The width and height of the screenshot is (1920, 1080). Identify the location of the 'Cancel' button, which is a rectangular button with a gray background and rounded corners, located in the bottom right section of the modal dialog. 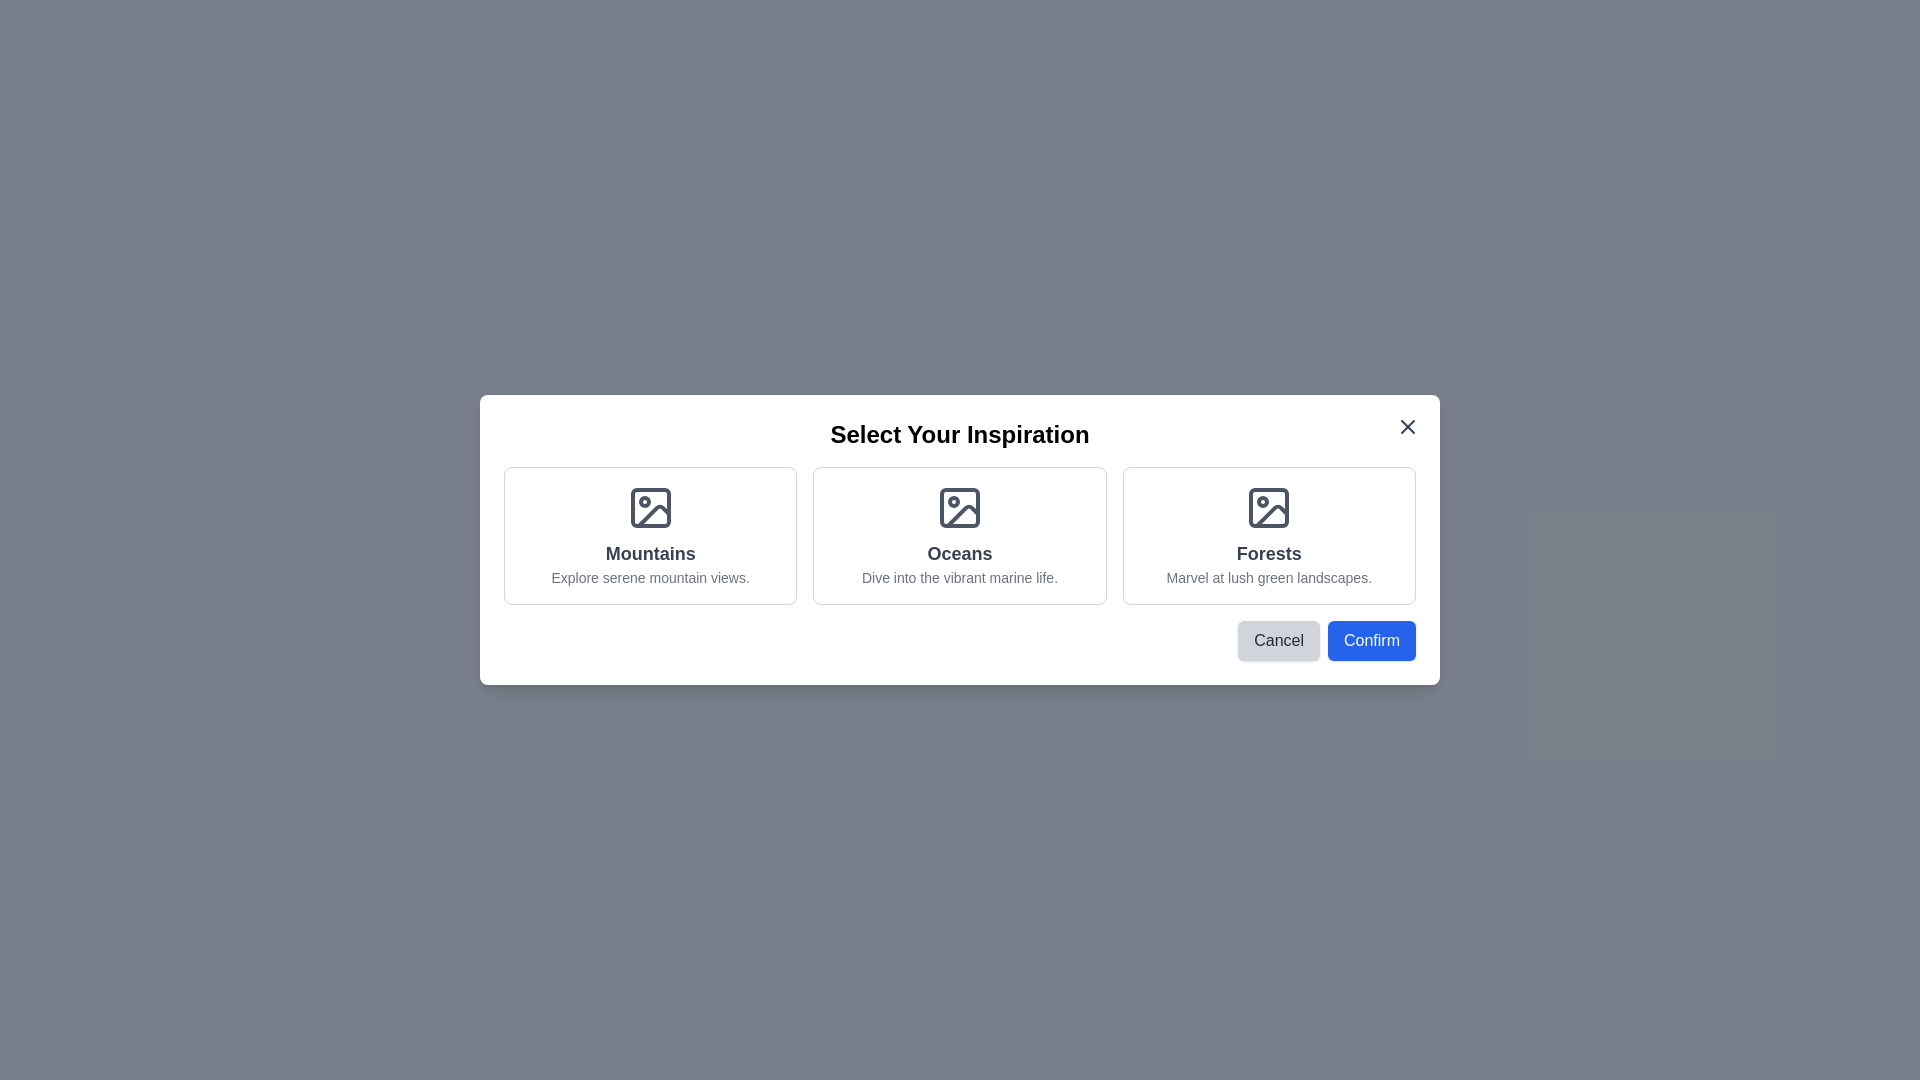
(1278, 640).